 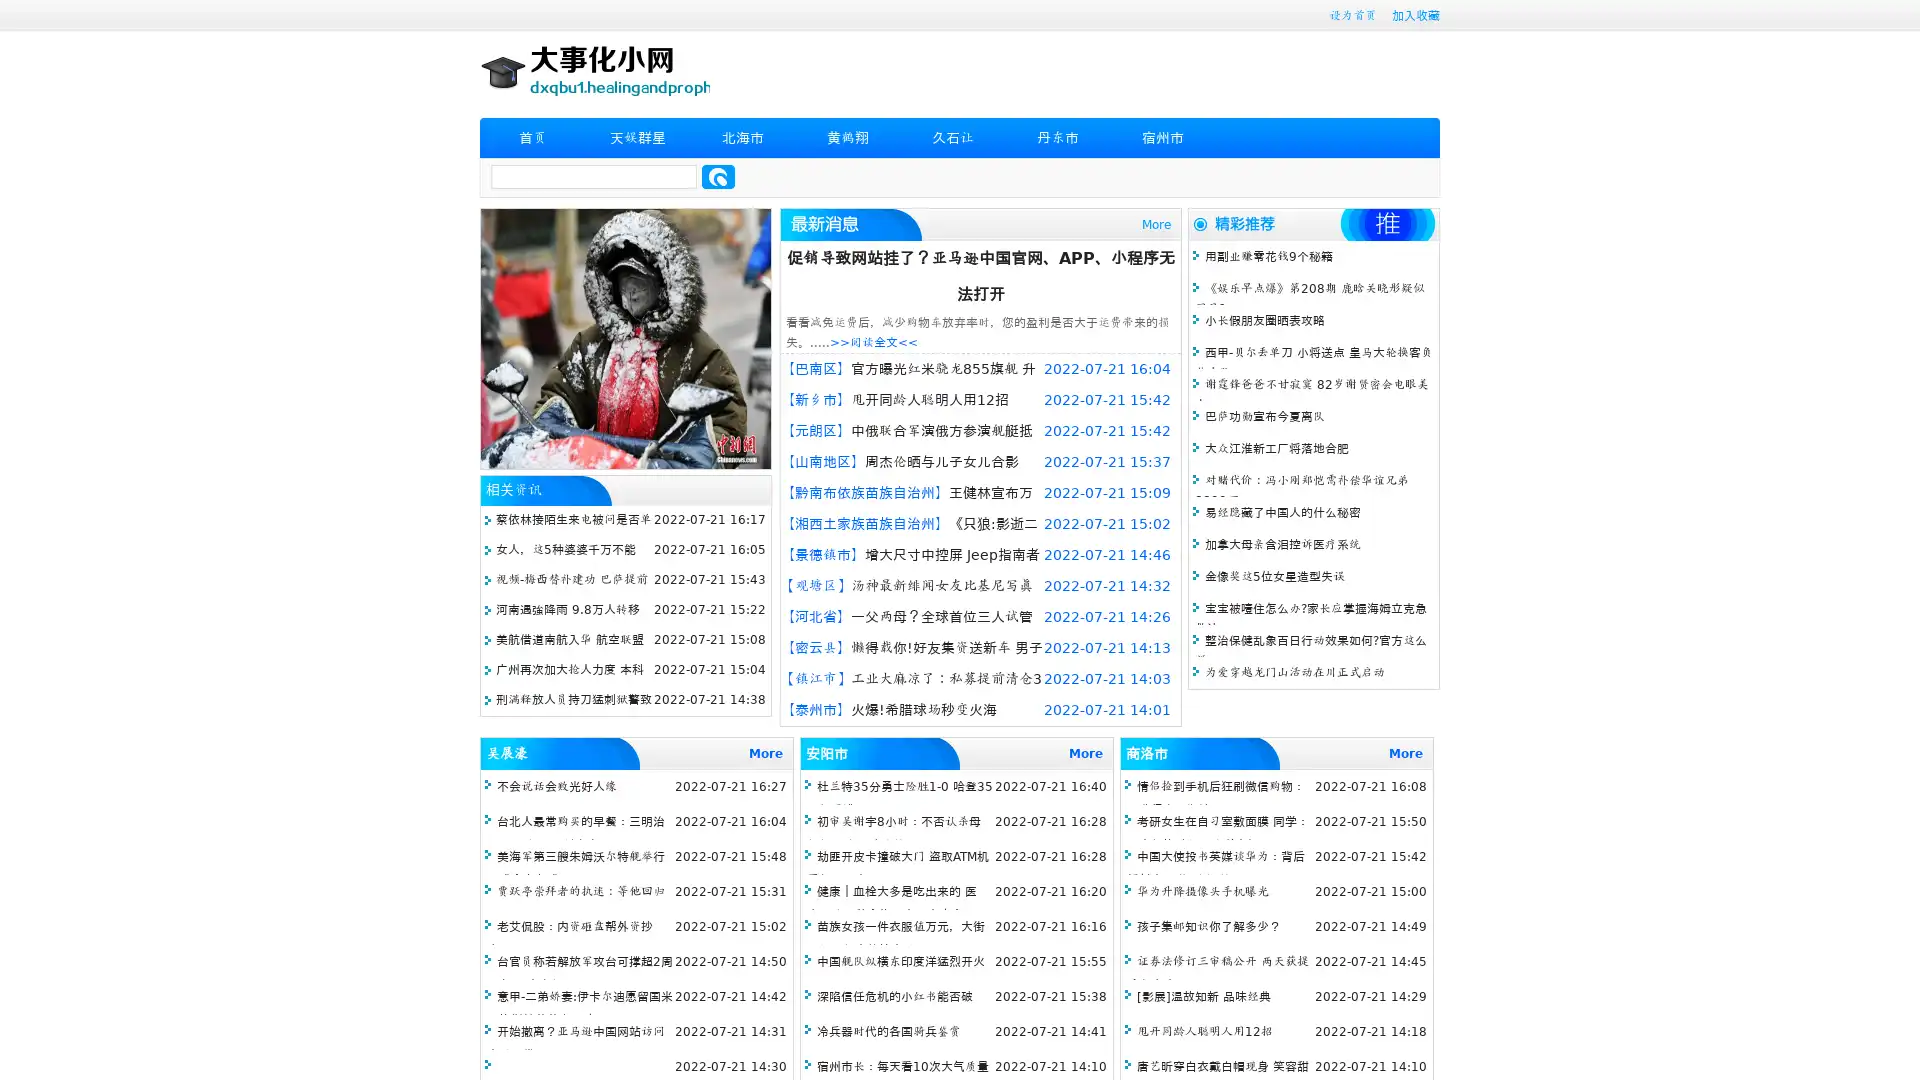 I want to click on Search, so click(x=718, y=176).